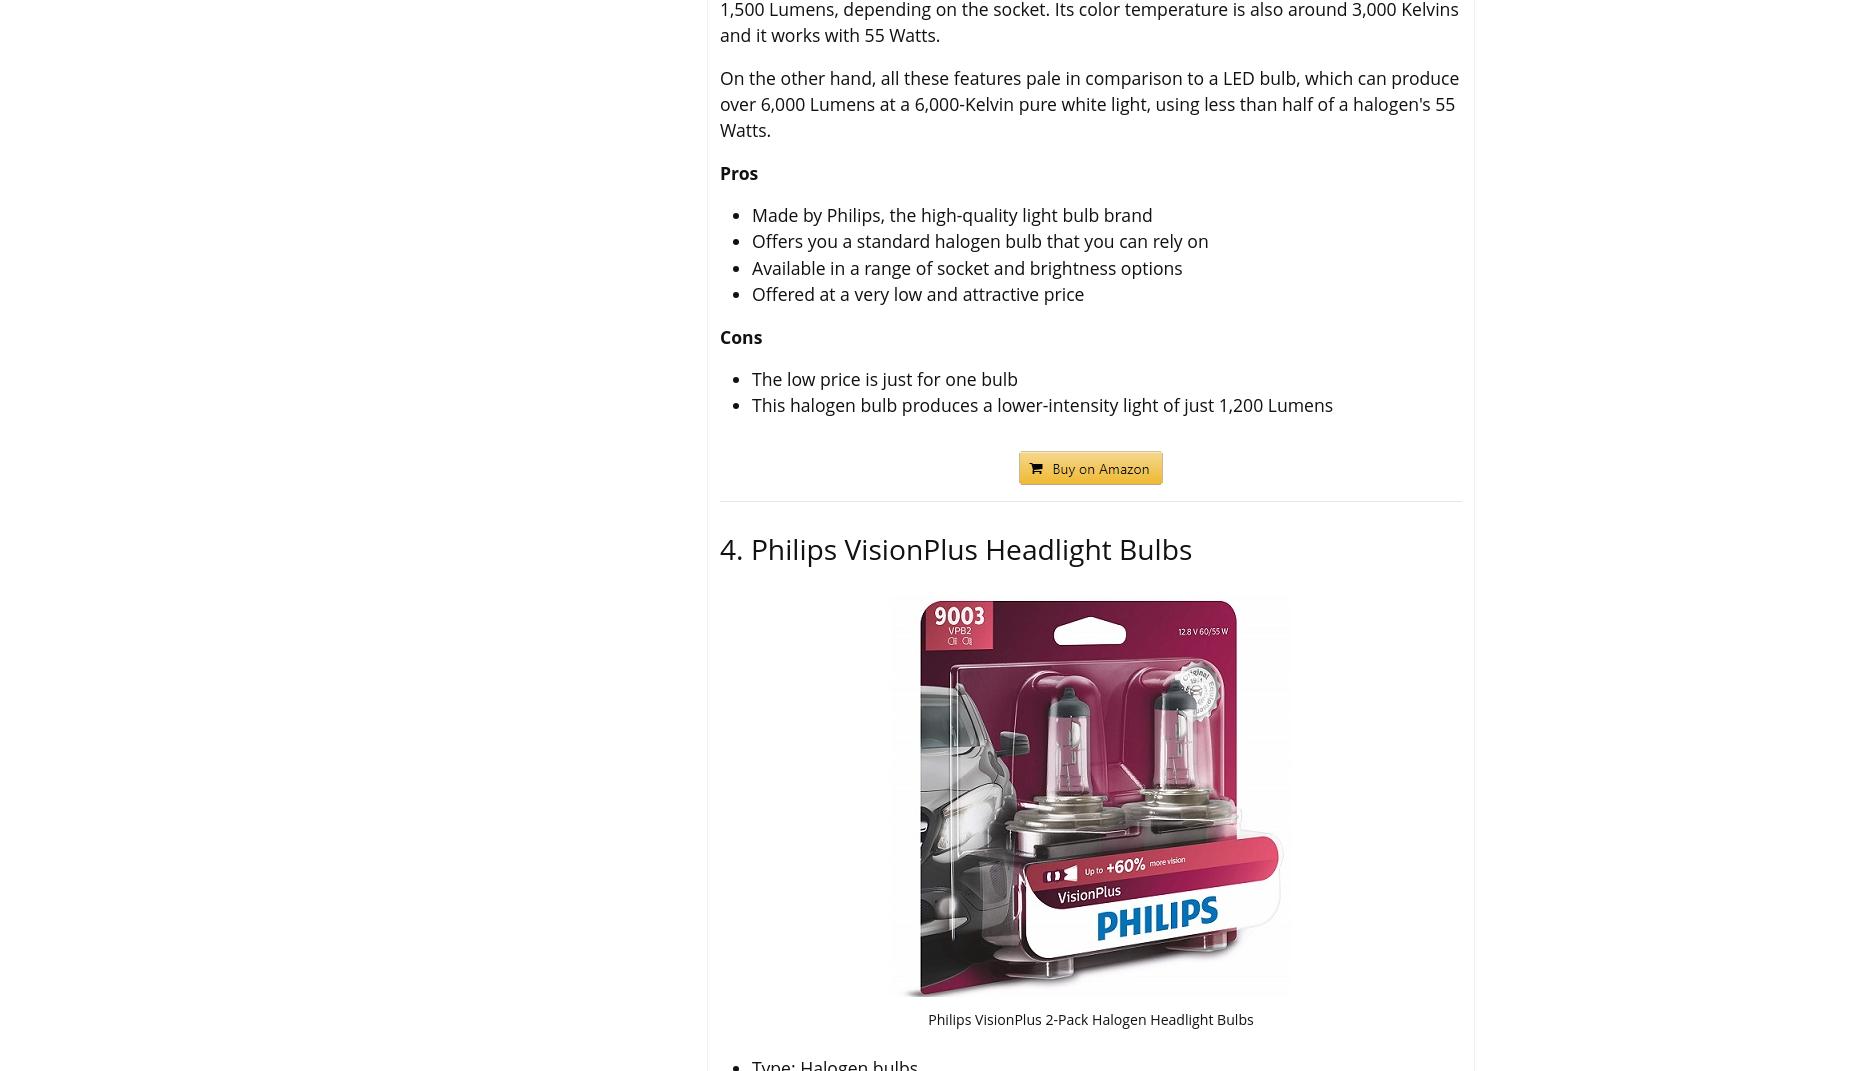  I want to click on 'Made by Philips, the high-quality light bulb brand', so click(951, 213).